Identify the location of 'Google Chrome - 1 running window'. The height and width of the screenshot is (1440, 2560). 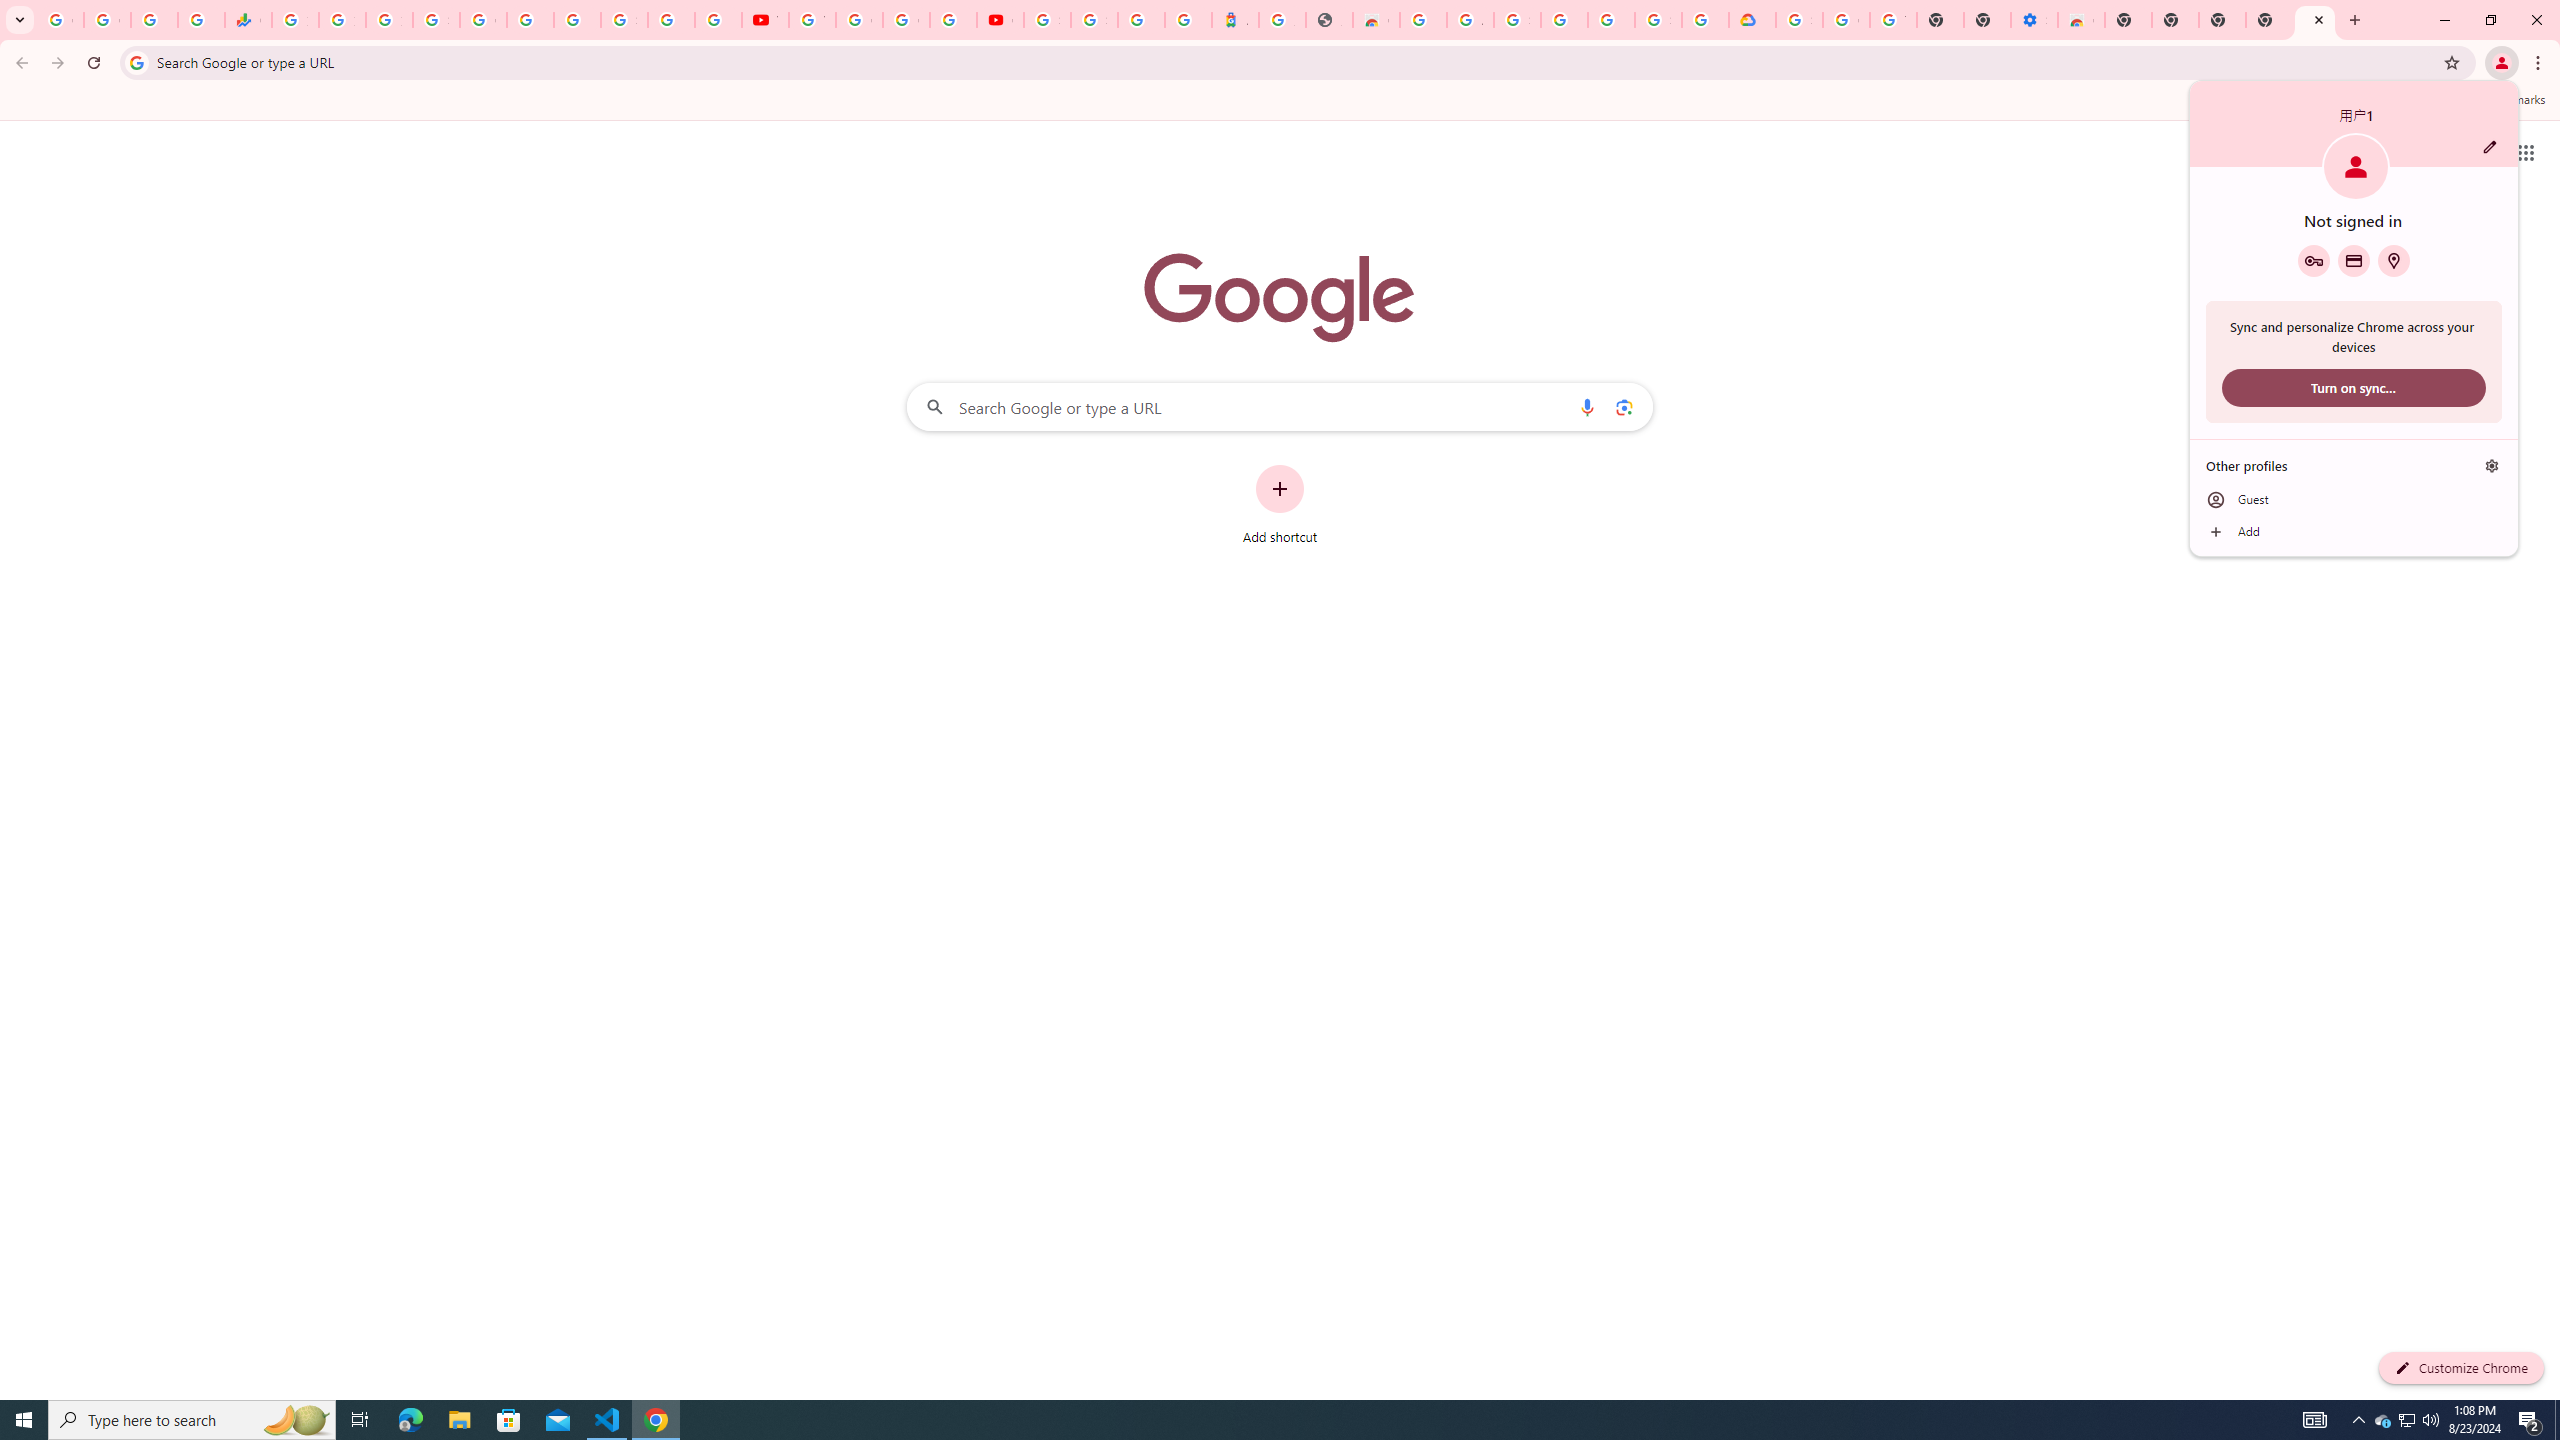
(656, 1418).